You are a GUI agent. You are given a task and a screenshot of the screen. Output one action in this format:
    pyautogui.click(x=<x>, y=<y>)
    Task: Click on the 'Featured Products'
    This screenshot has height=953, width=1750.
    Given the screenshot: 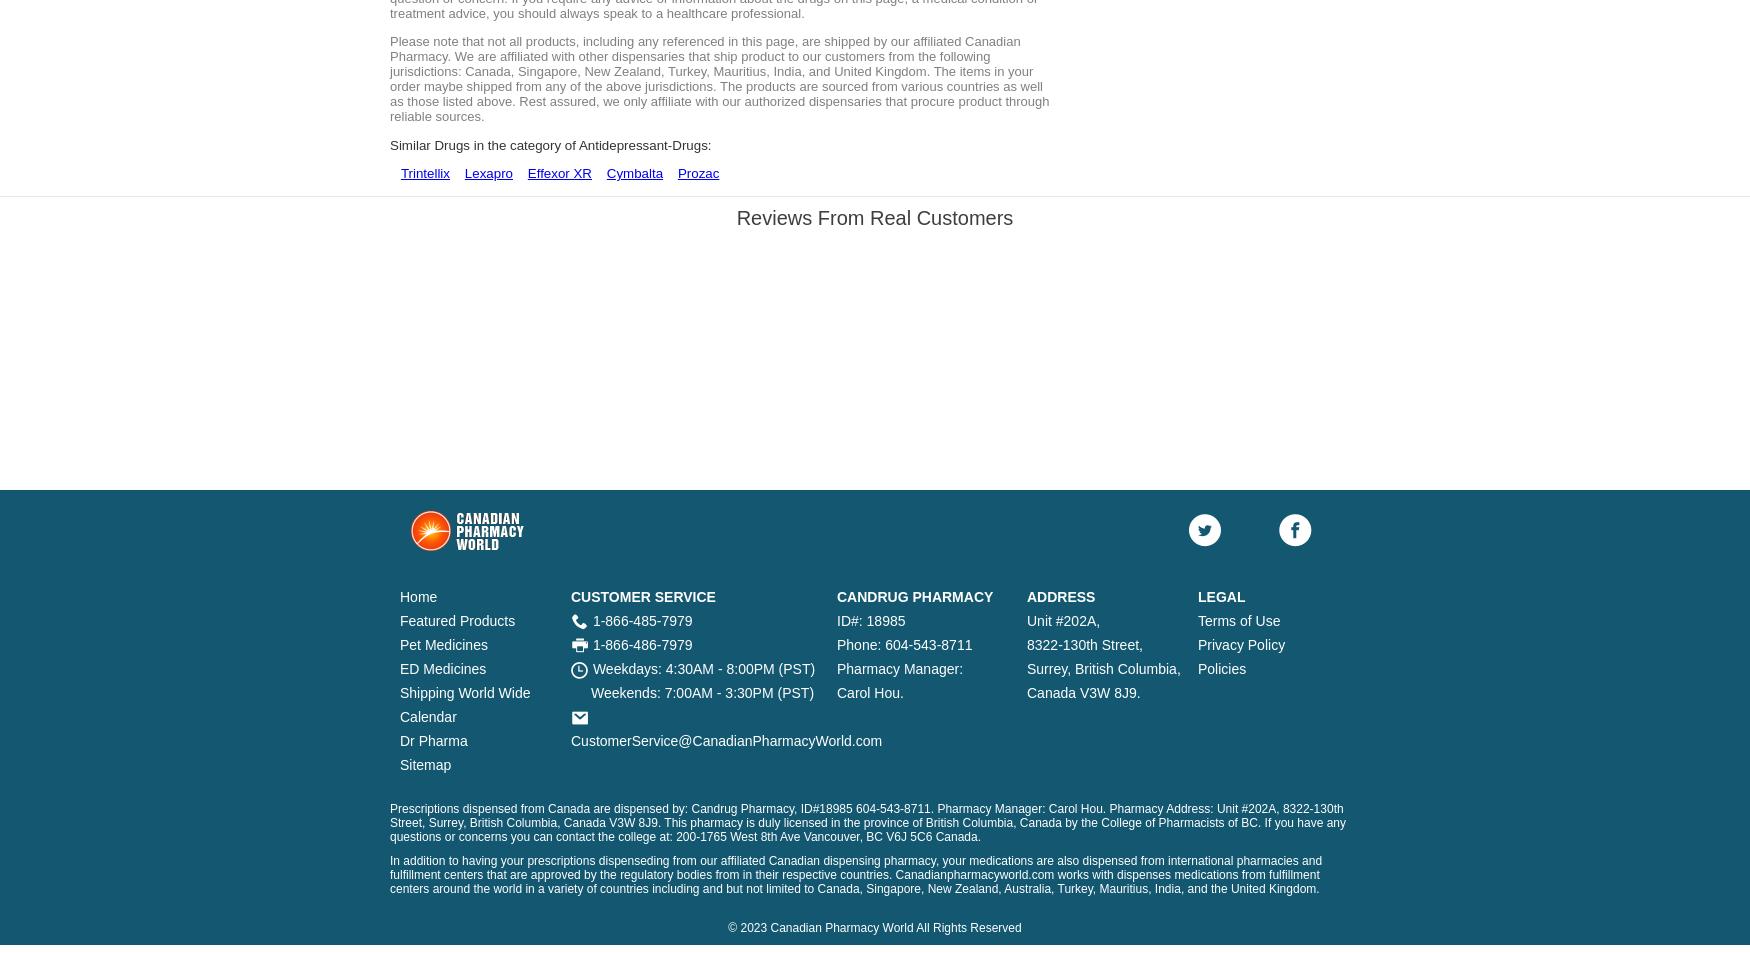 What is the action you would take?
    pyautogui.click(x=457, y=620)
    